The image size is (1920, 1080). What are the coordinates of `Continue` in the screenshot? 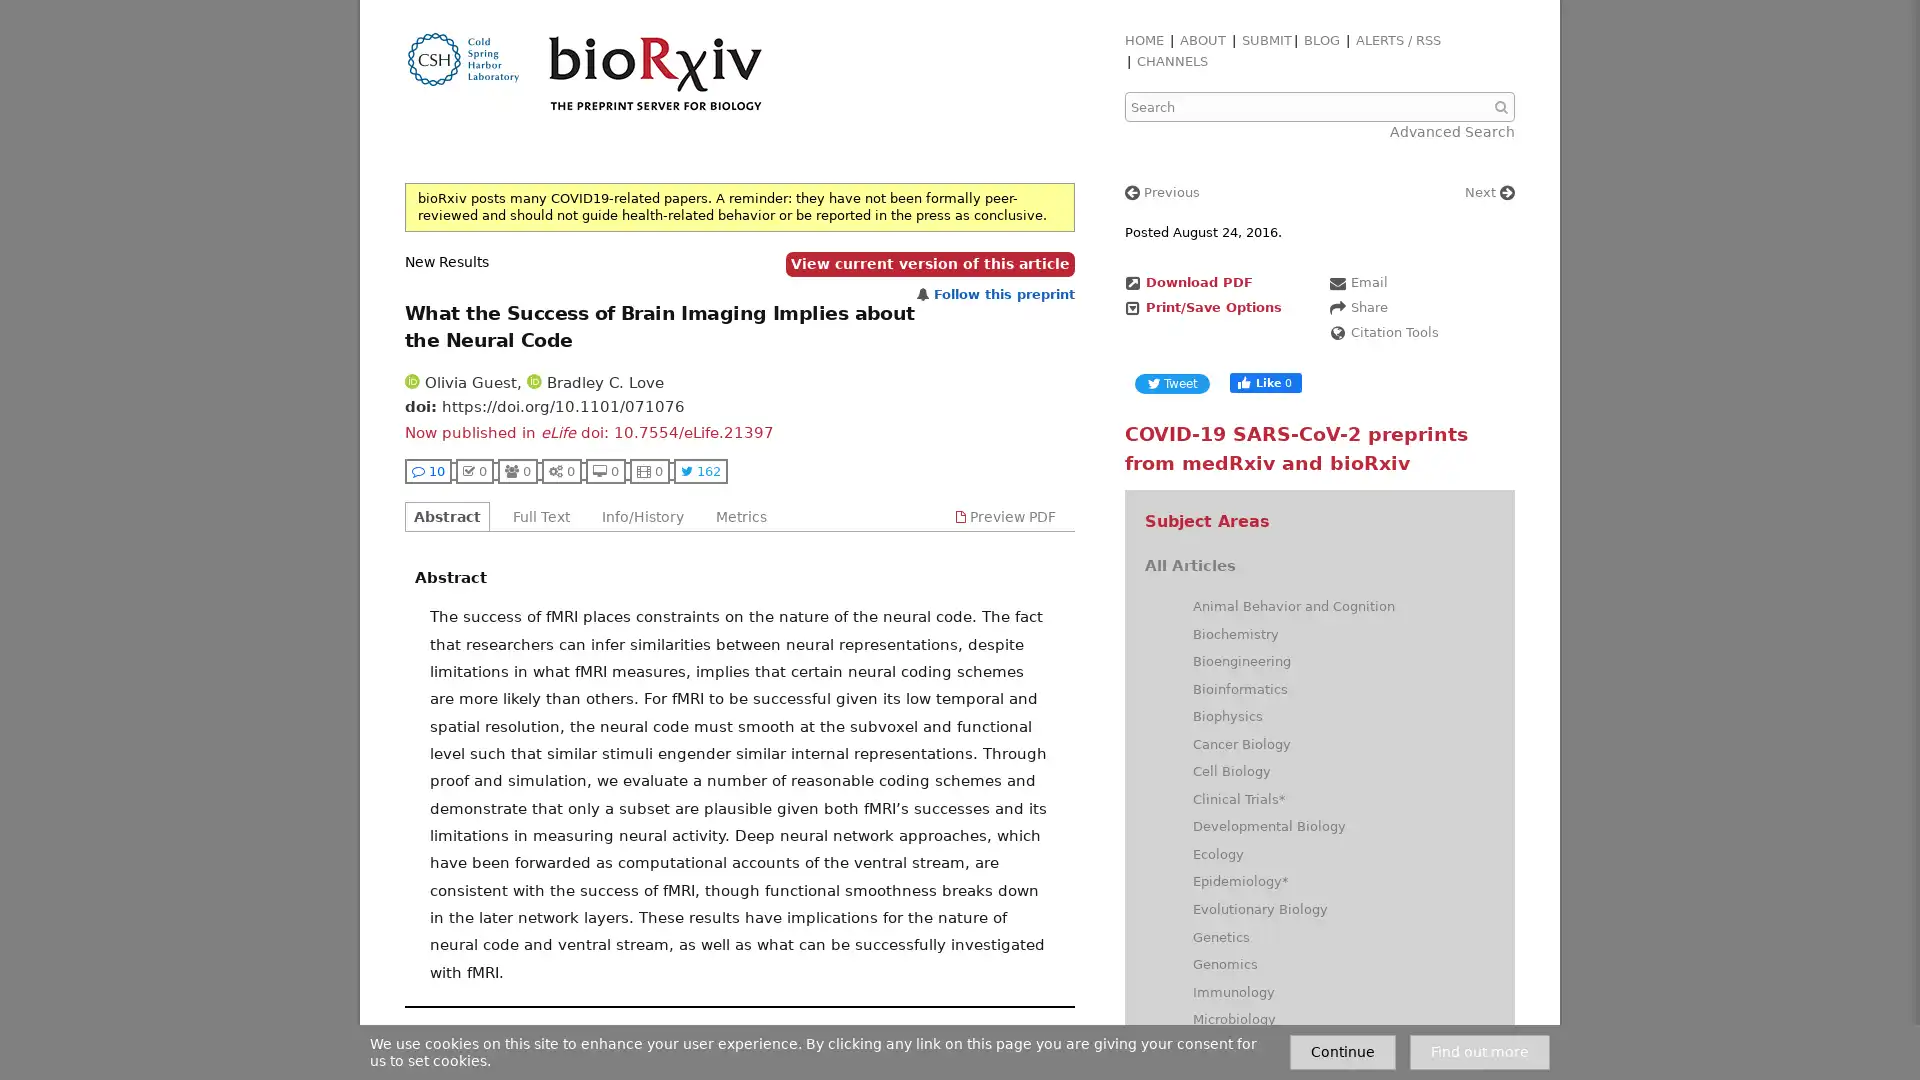 It's located at (1343, 1051).